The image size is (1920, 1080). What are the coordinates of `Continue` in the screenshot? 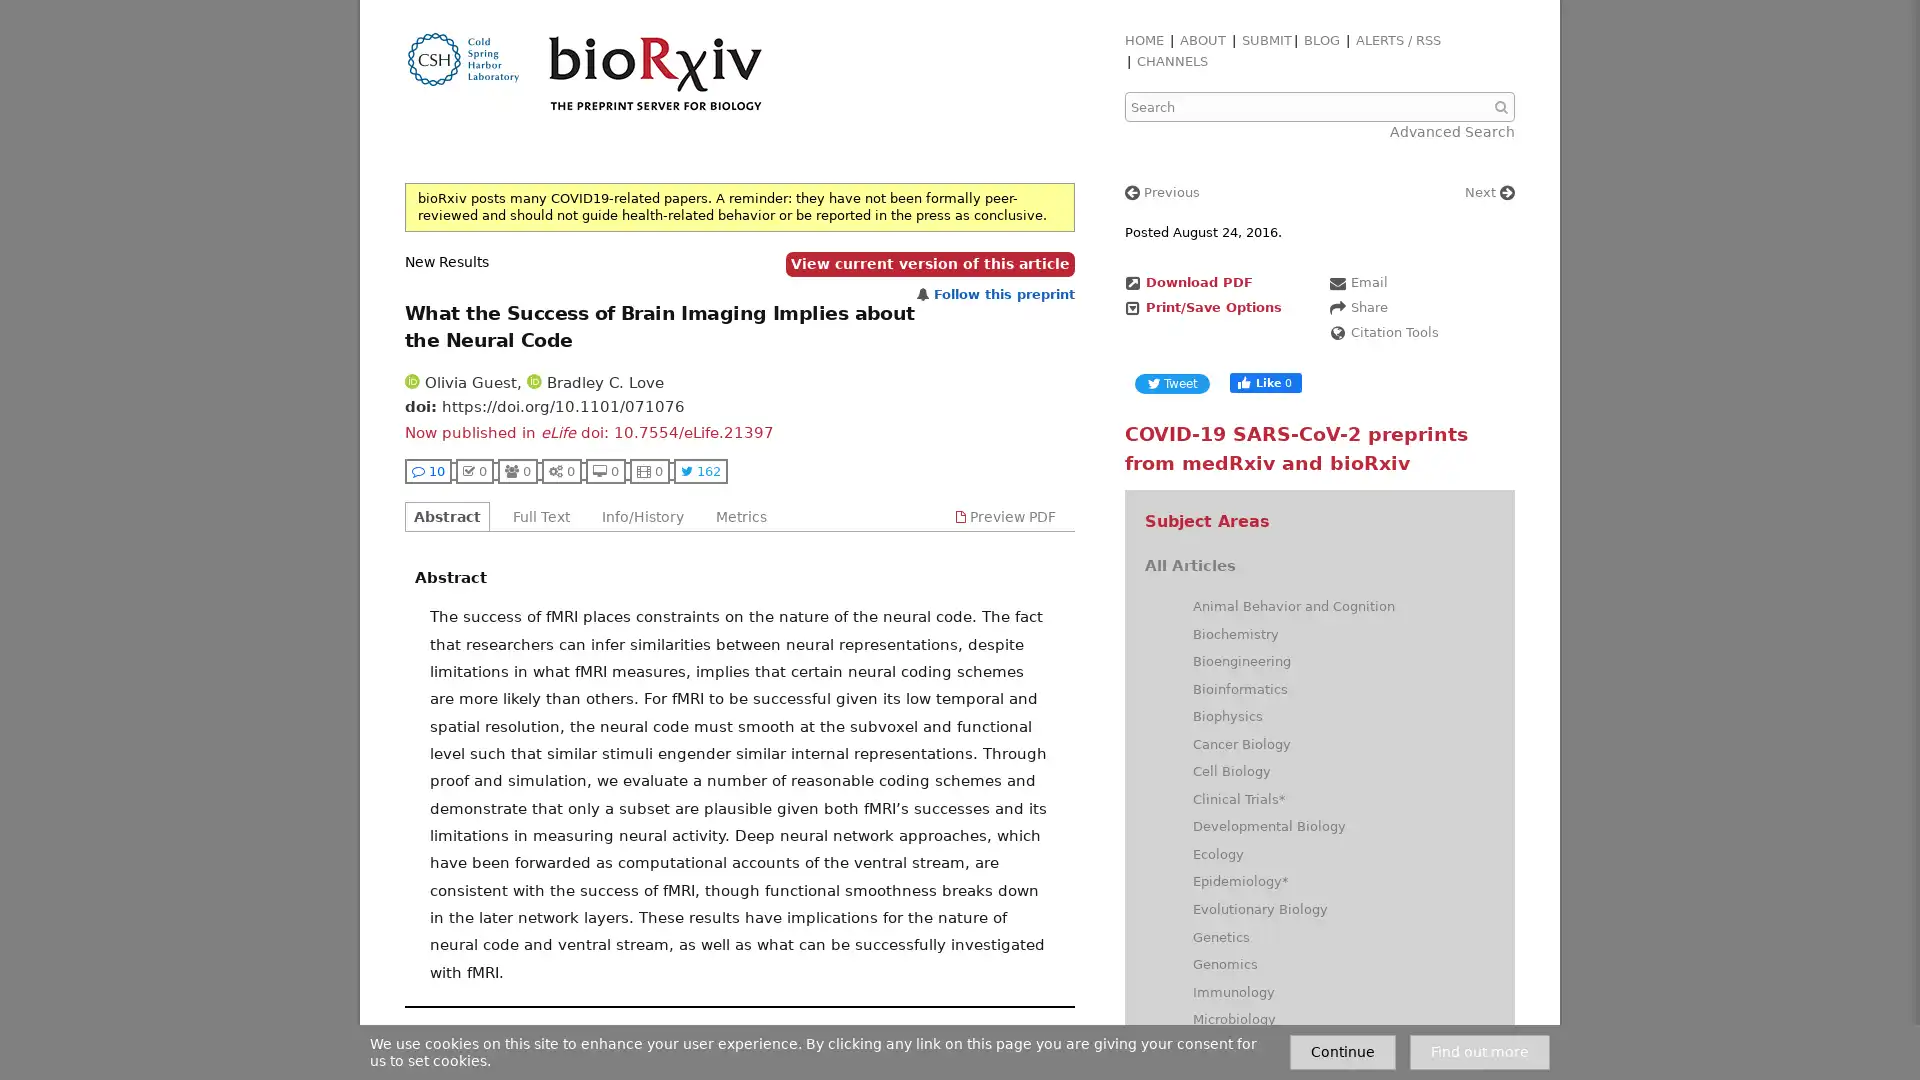 It's located at (1343, 1051).